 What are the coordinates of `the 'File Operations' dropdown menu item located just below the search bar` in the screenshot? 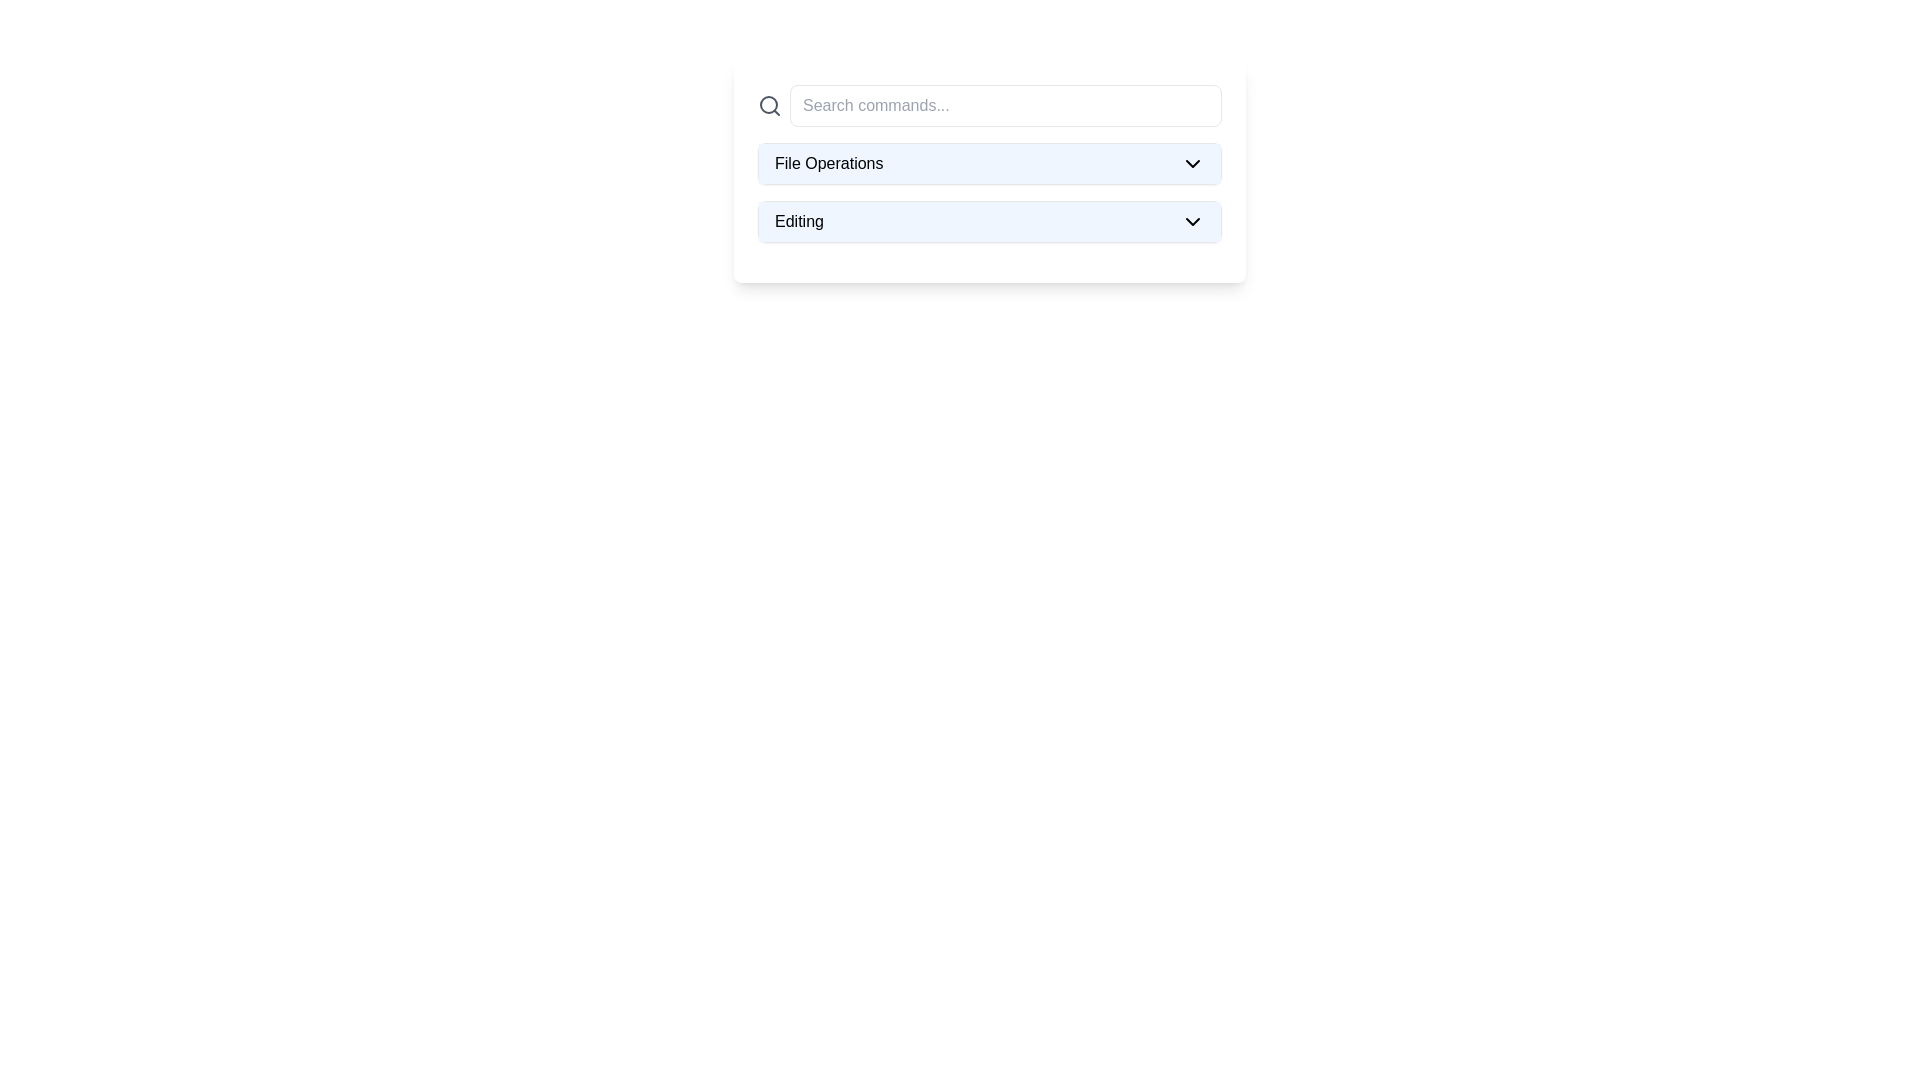 It's located at (989, 163).